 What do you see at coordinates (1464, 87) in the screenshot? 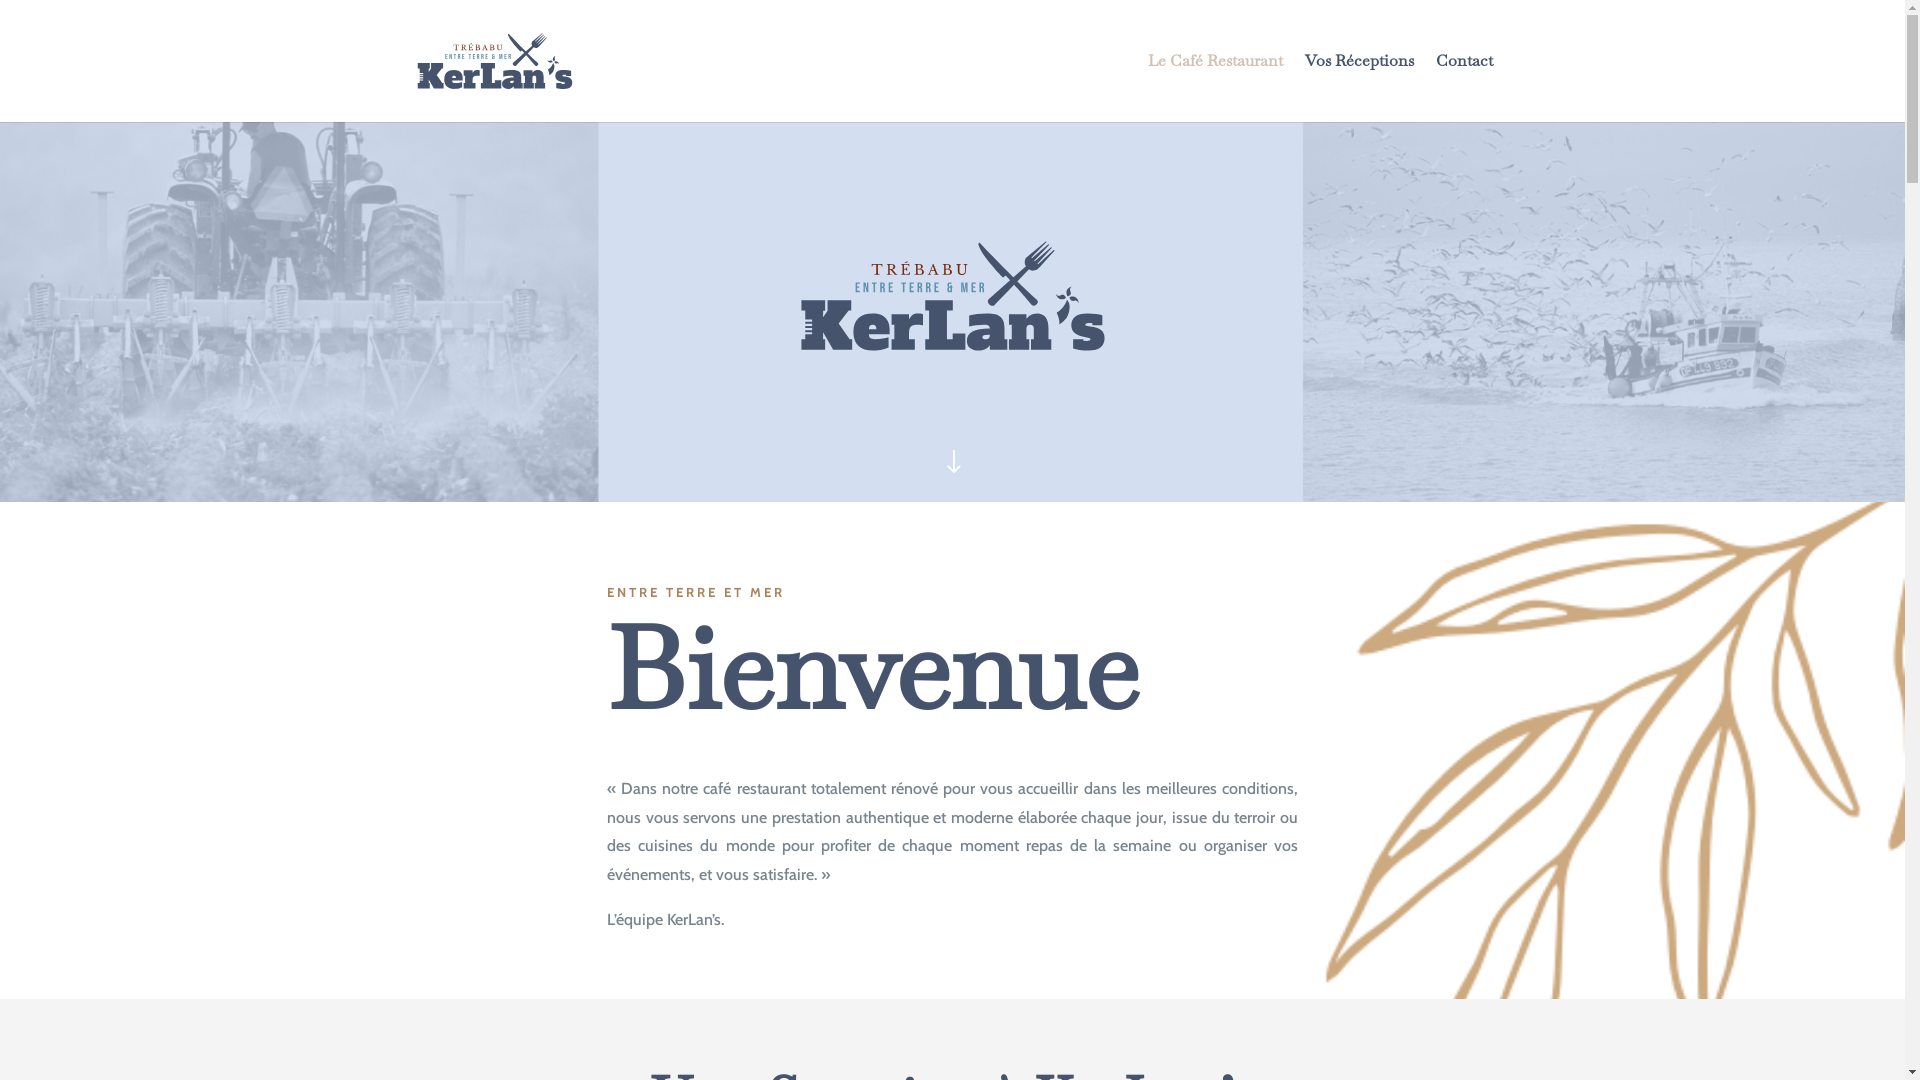
I see `'Contact'` at bounding box center [1464, 87].